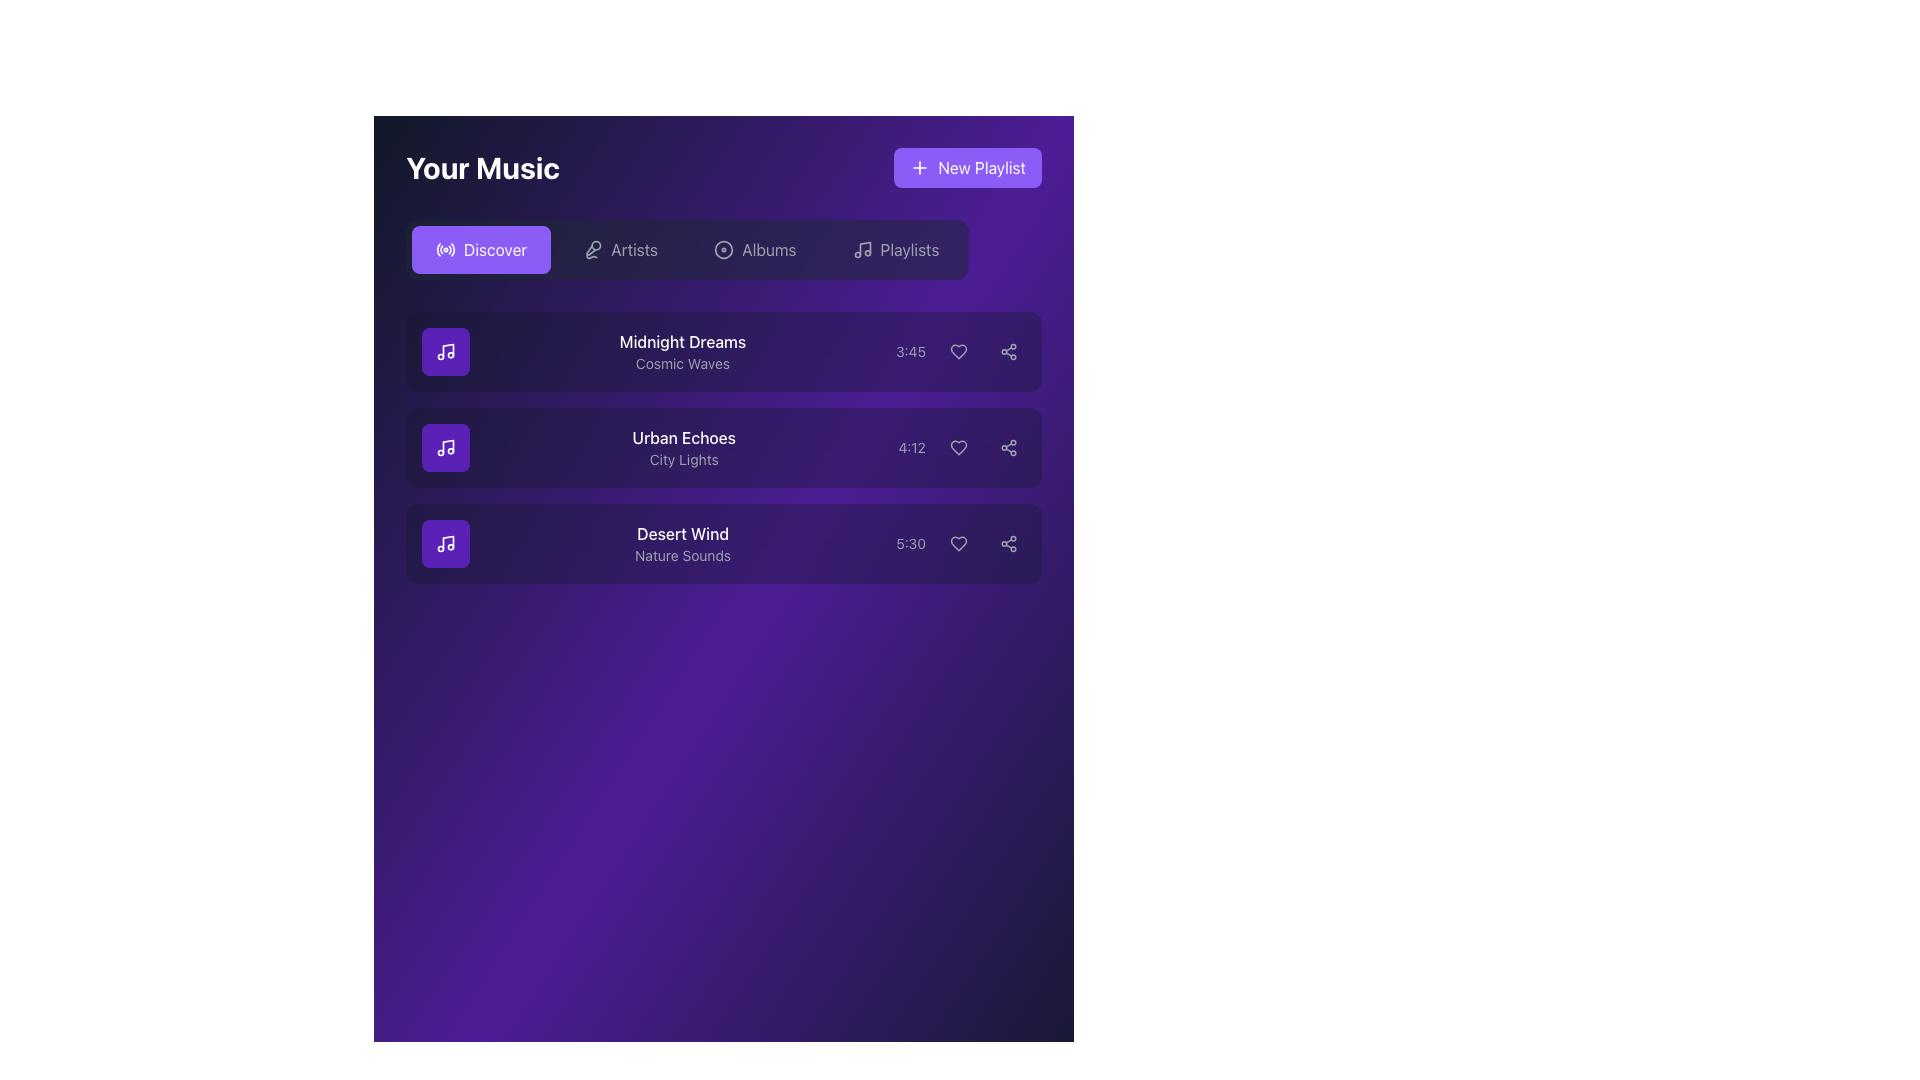 The width and height of the screenshot is (1920, 1080). I want to click on the text label displaying 'Urban Echoes' in white, which is positioned above the gray text 'City Lights' in the 'Your Music' section, so click(684, 437).